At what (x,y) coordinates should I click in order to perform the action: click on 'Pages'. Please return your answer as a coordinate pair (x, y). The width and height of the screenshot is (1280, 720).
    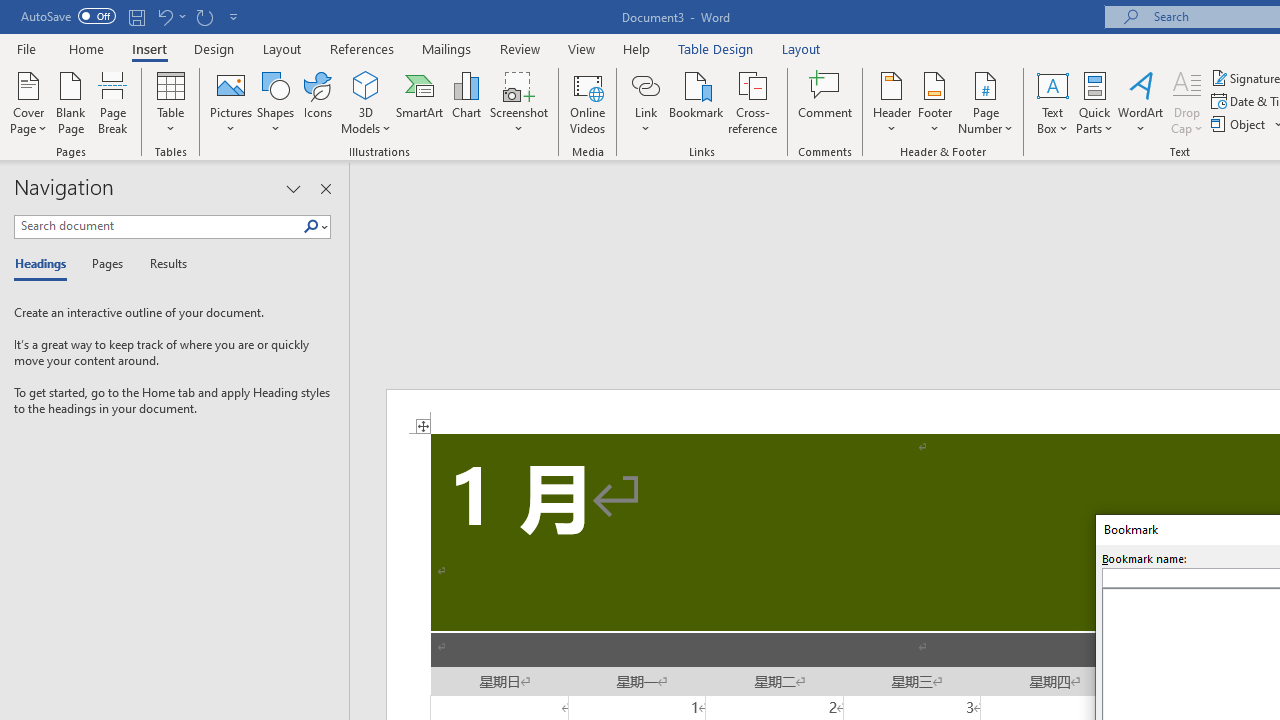
    Looking at the image, I should click on (104, 264).